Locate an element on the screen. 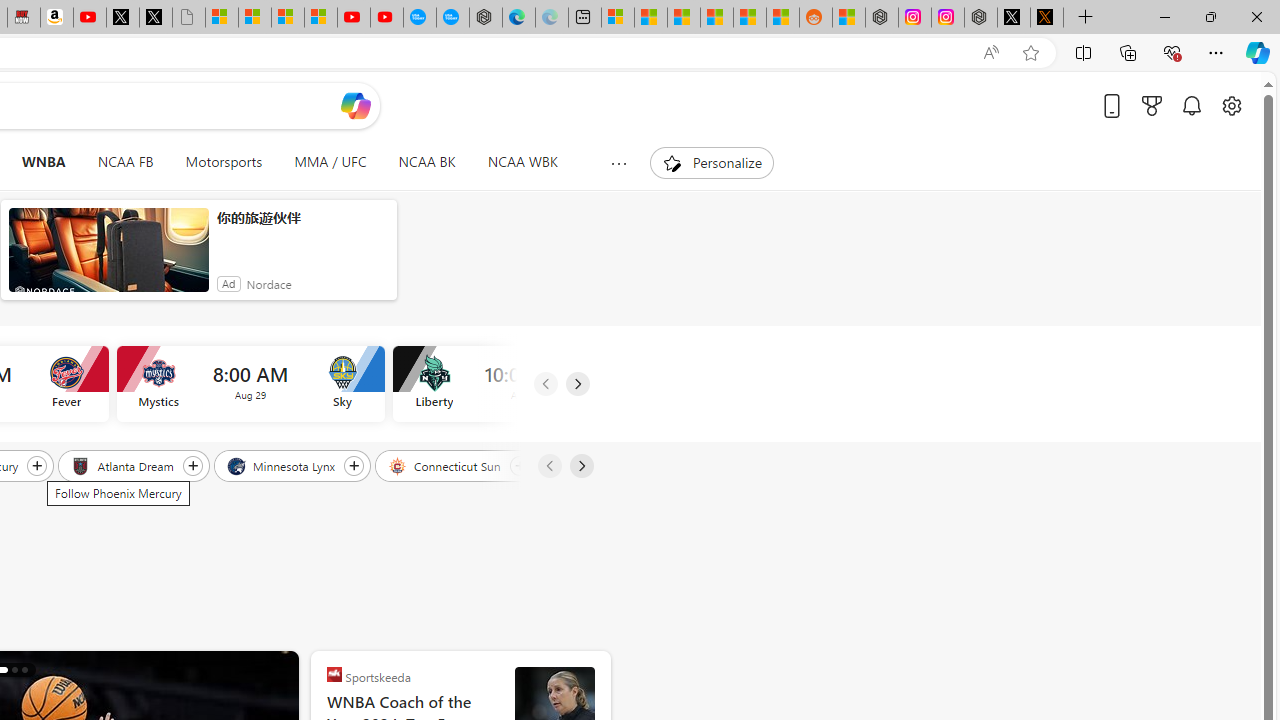 This screenshot has height=720, width=1280. 'WNBA' is located at coordinates (43, 162).